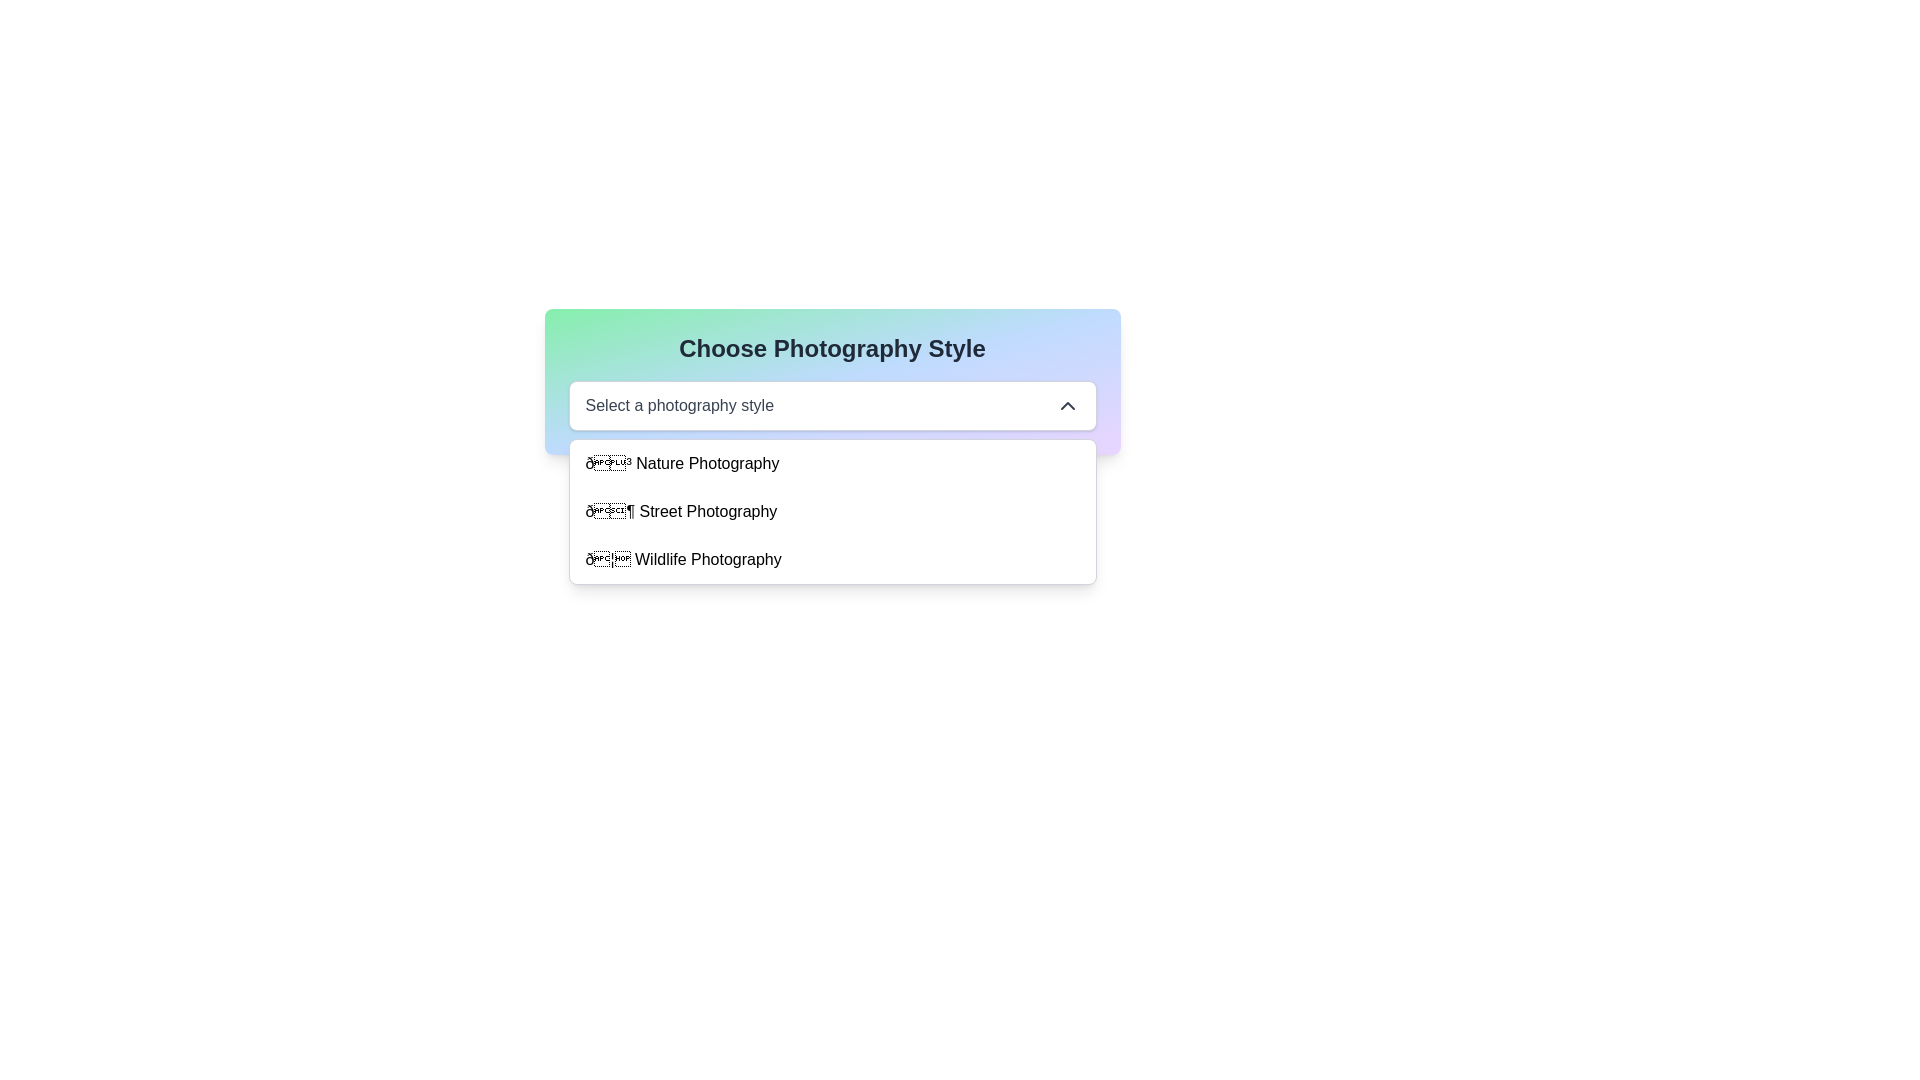 This screenshot has width=1920, height=1080. What do you see at coordinates (832, 511) in the screenshot?
I see `the Dropdown menu options` at bounding box center [832, 511].